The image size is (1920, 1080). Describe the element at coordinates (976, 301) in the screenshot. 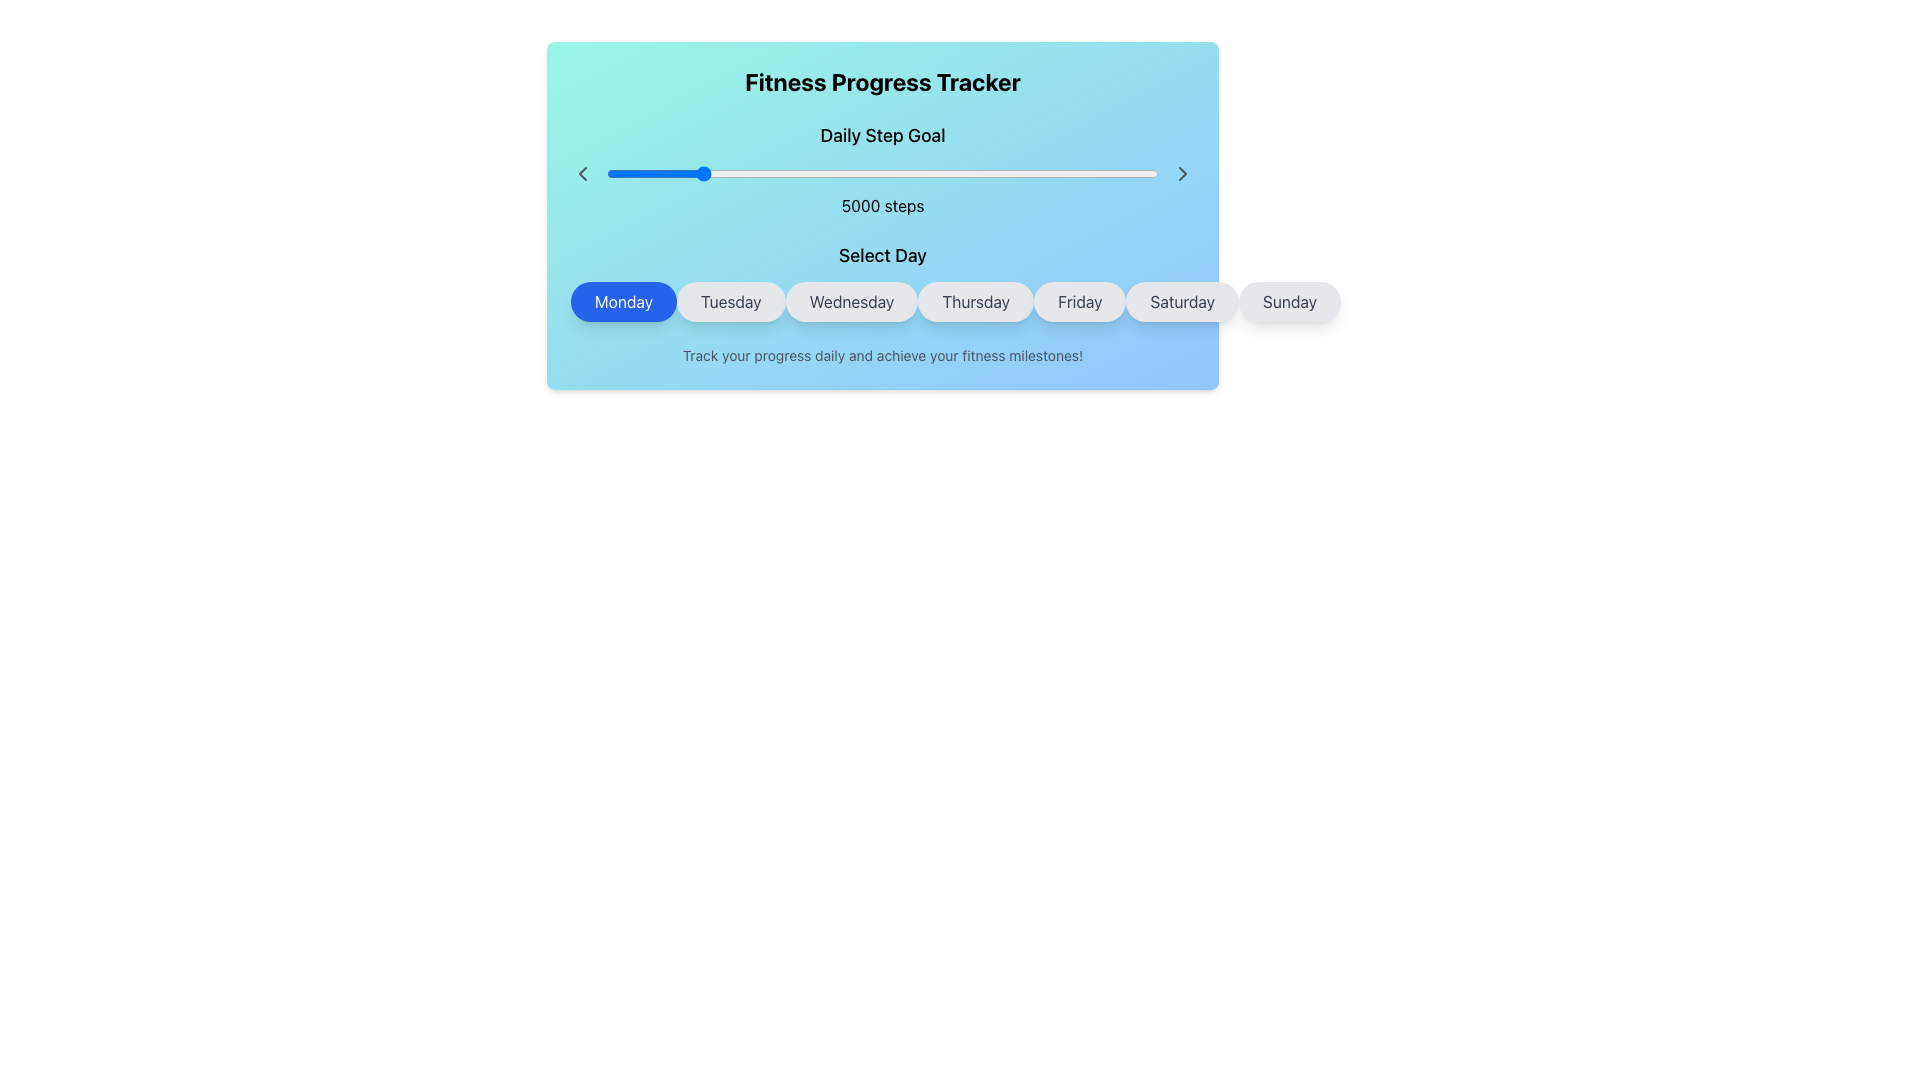

I see `the pill-shaped button labeled 'Thursday' with a gray background and dark gray text` at that location.